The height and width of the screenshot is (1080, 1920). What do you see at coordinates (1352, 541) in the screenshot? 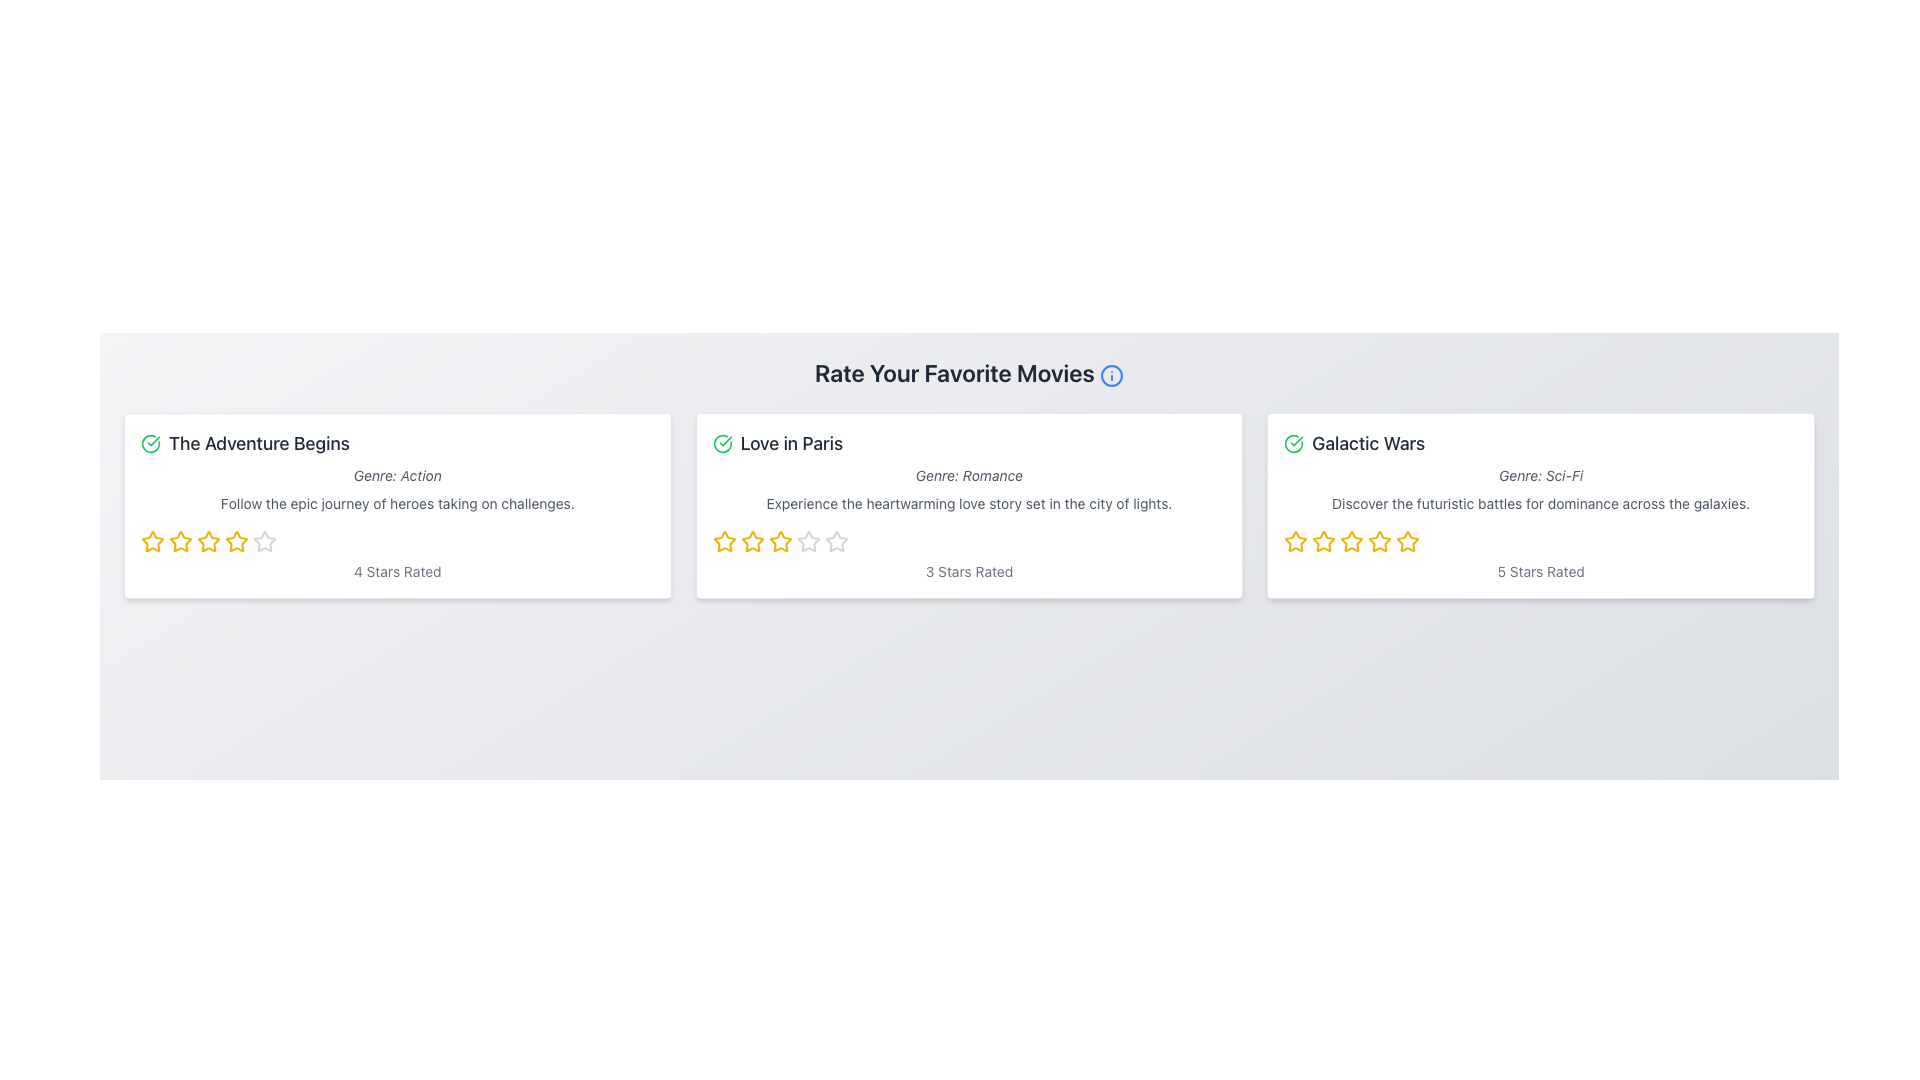
I see `the second interactive rating star under the 'Galactic Wars' card in the 'Rate Your Favorite Movies' section` at bounding box center [1352, 541].